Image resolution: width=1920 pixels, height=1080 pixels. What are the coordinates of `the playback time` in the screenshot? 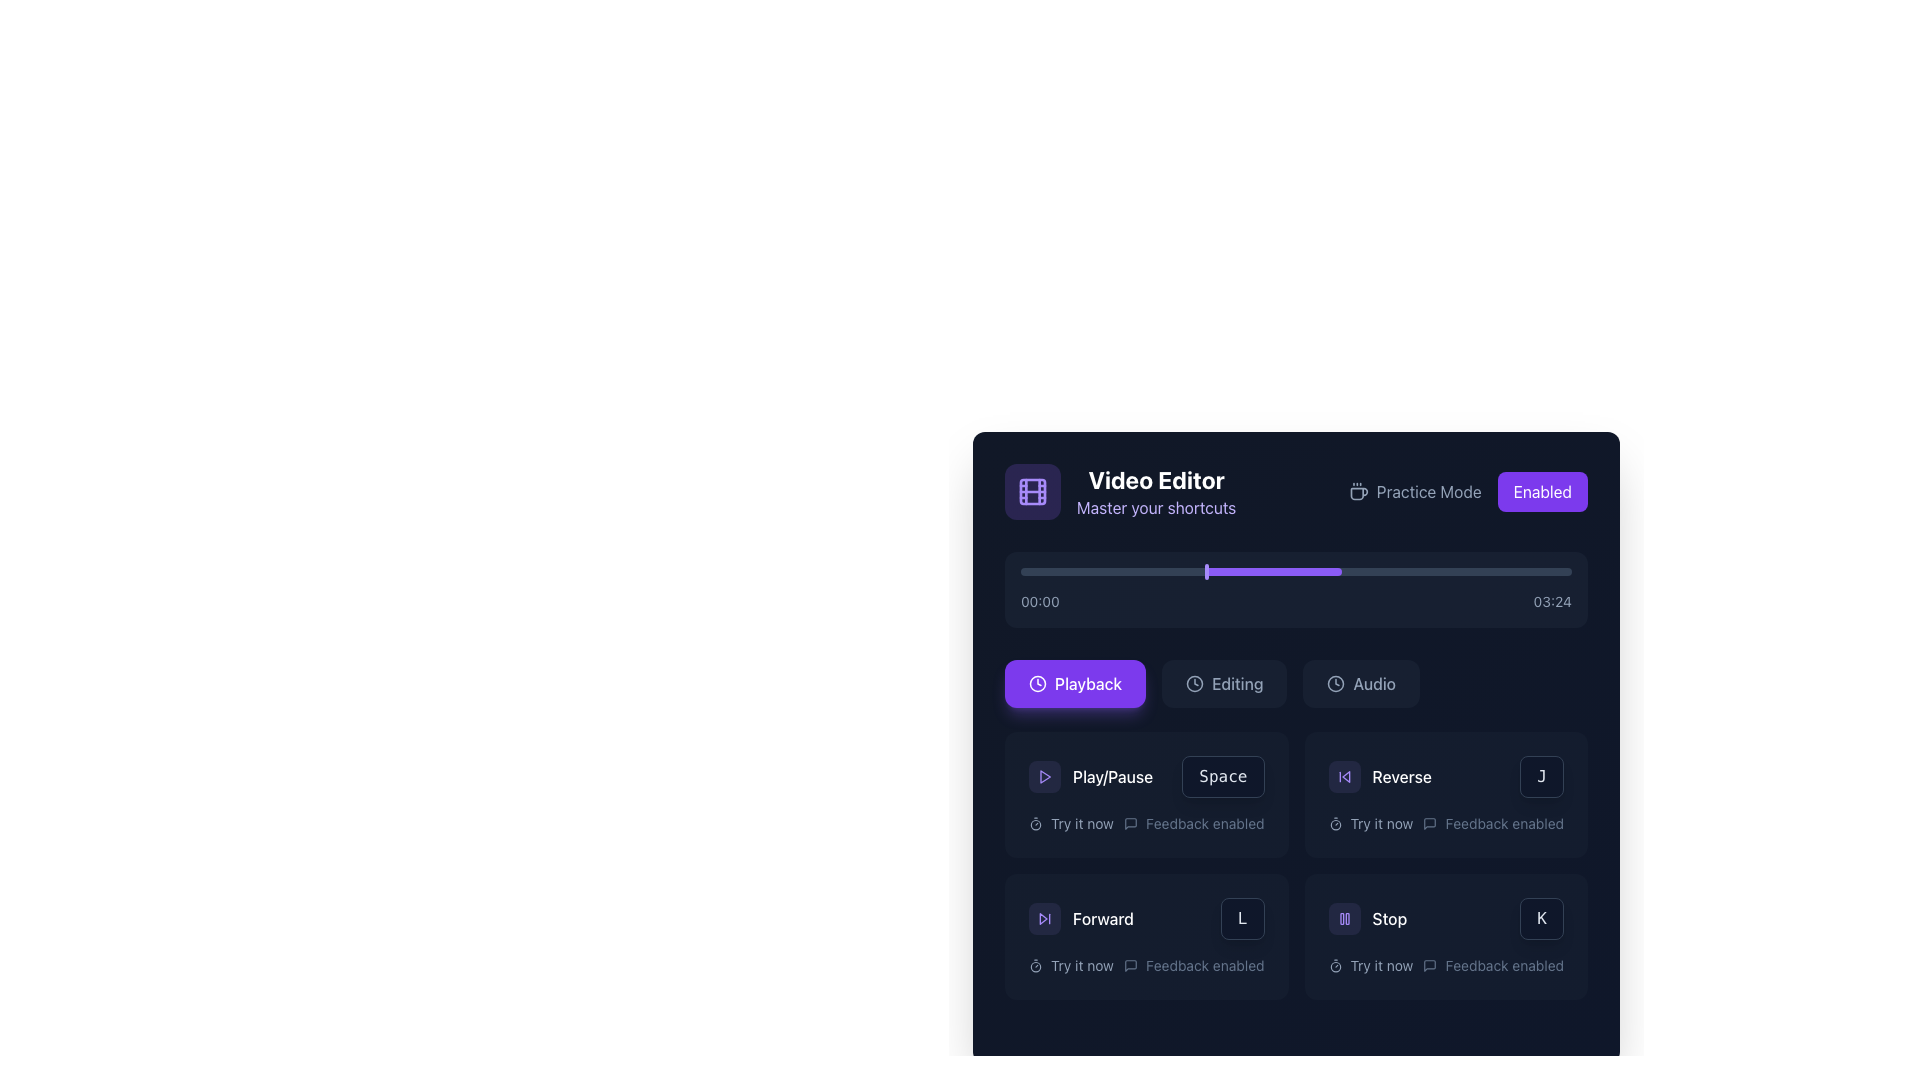 It's located at (1416, 571).